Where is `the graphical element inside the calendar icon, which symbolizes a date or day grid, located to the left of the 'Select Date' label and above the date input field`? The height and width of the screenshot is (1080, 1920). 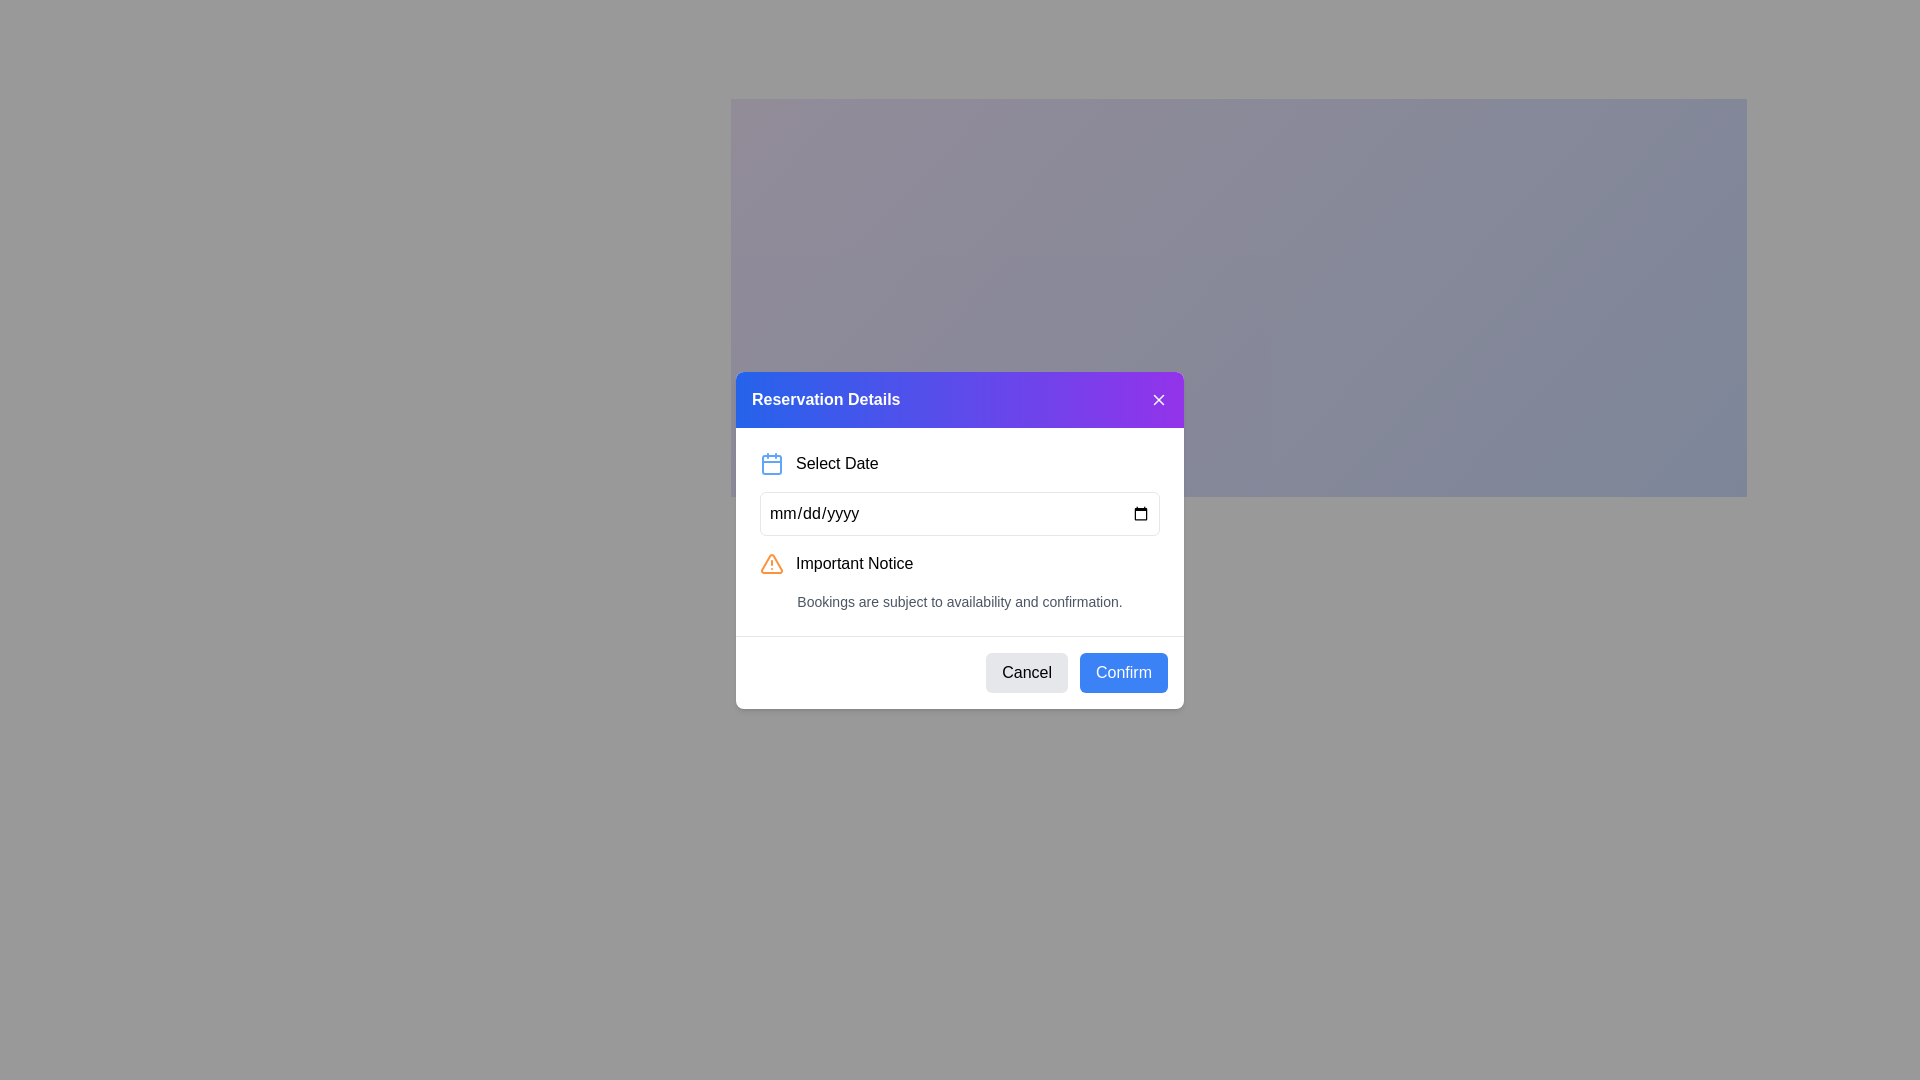
the graphical element inside the calendar icon, which symbolizes a date or day grid, located to the left of the 'Select Date' label and above the date input field is located at coordinates (771, 464).